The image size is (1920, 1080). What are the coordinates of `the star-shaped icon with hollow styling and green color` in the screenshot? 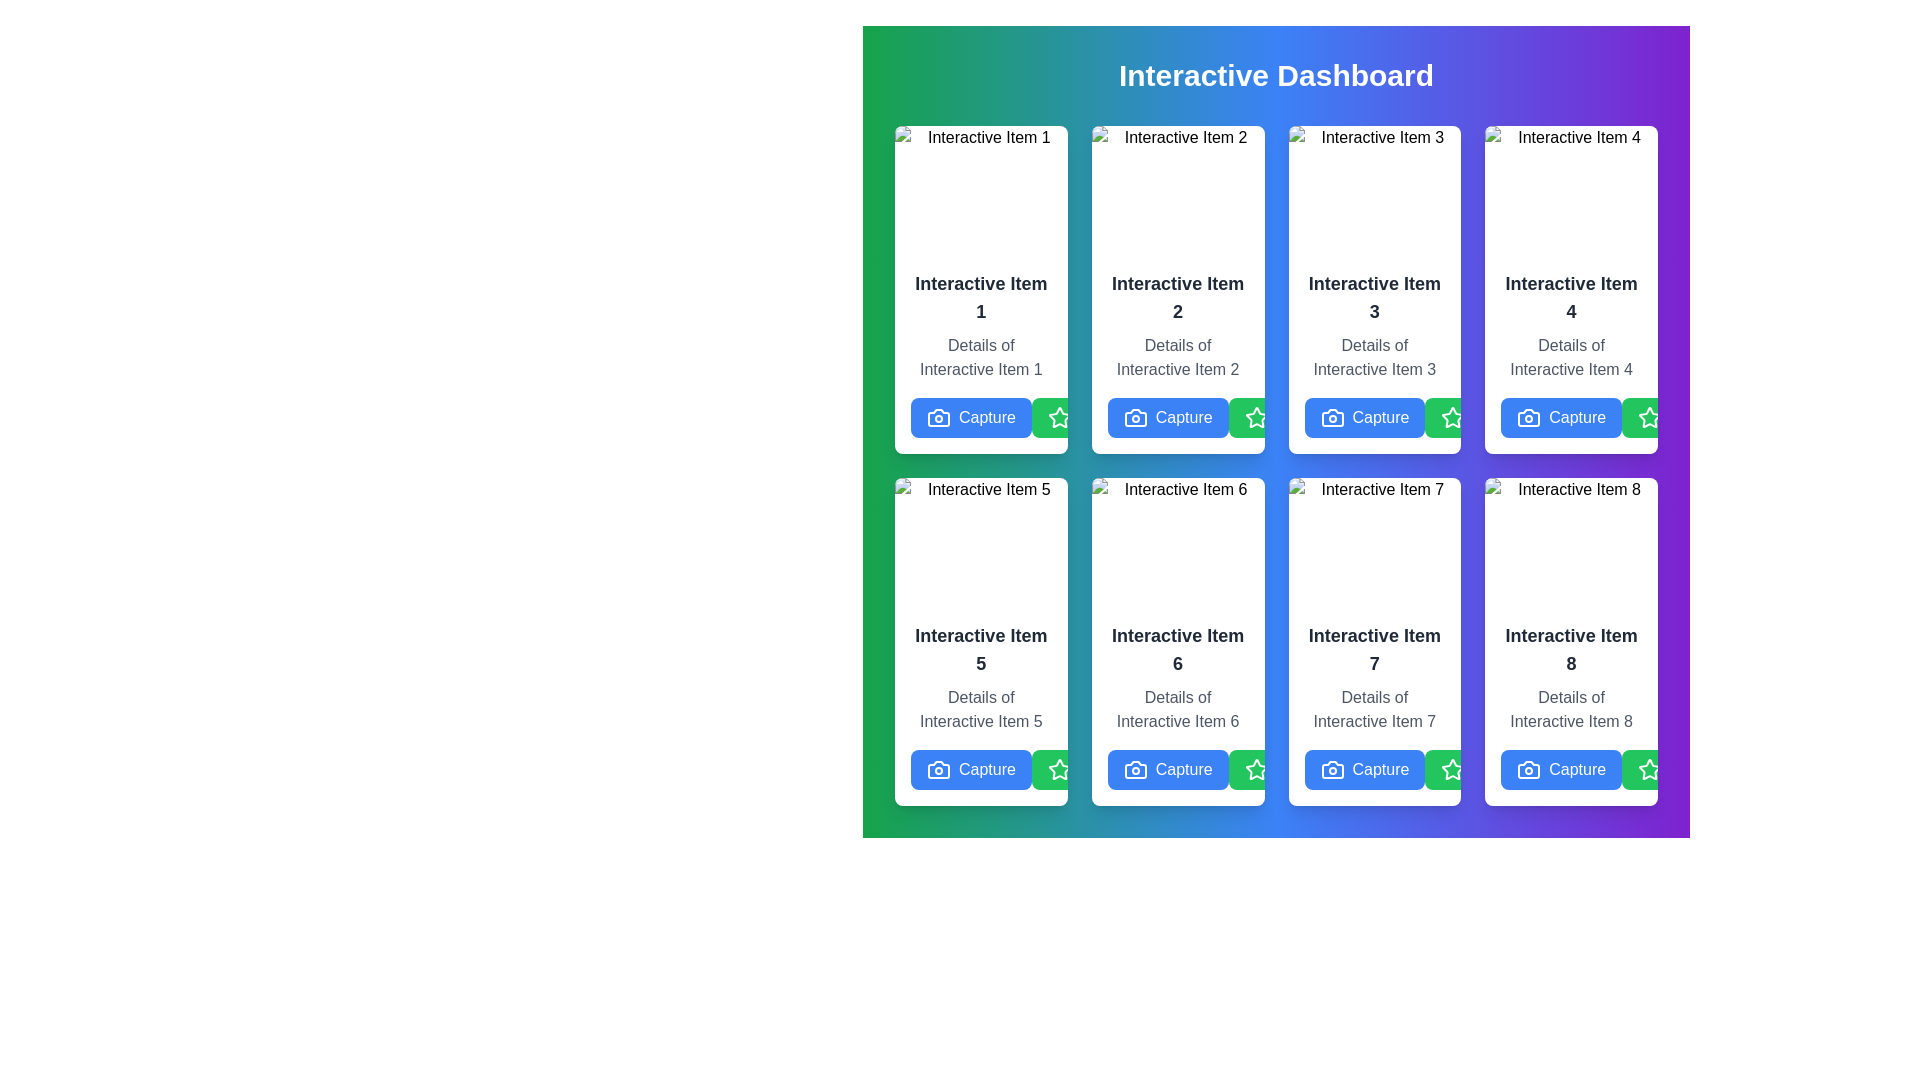 It's located at (1453, 416).